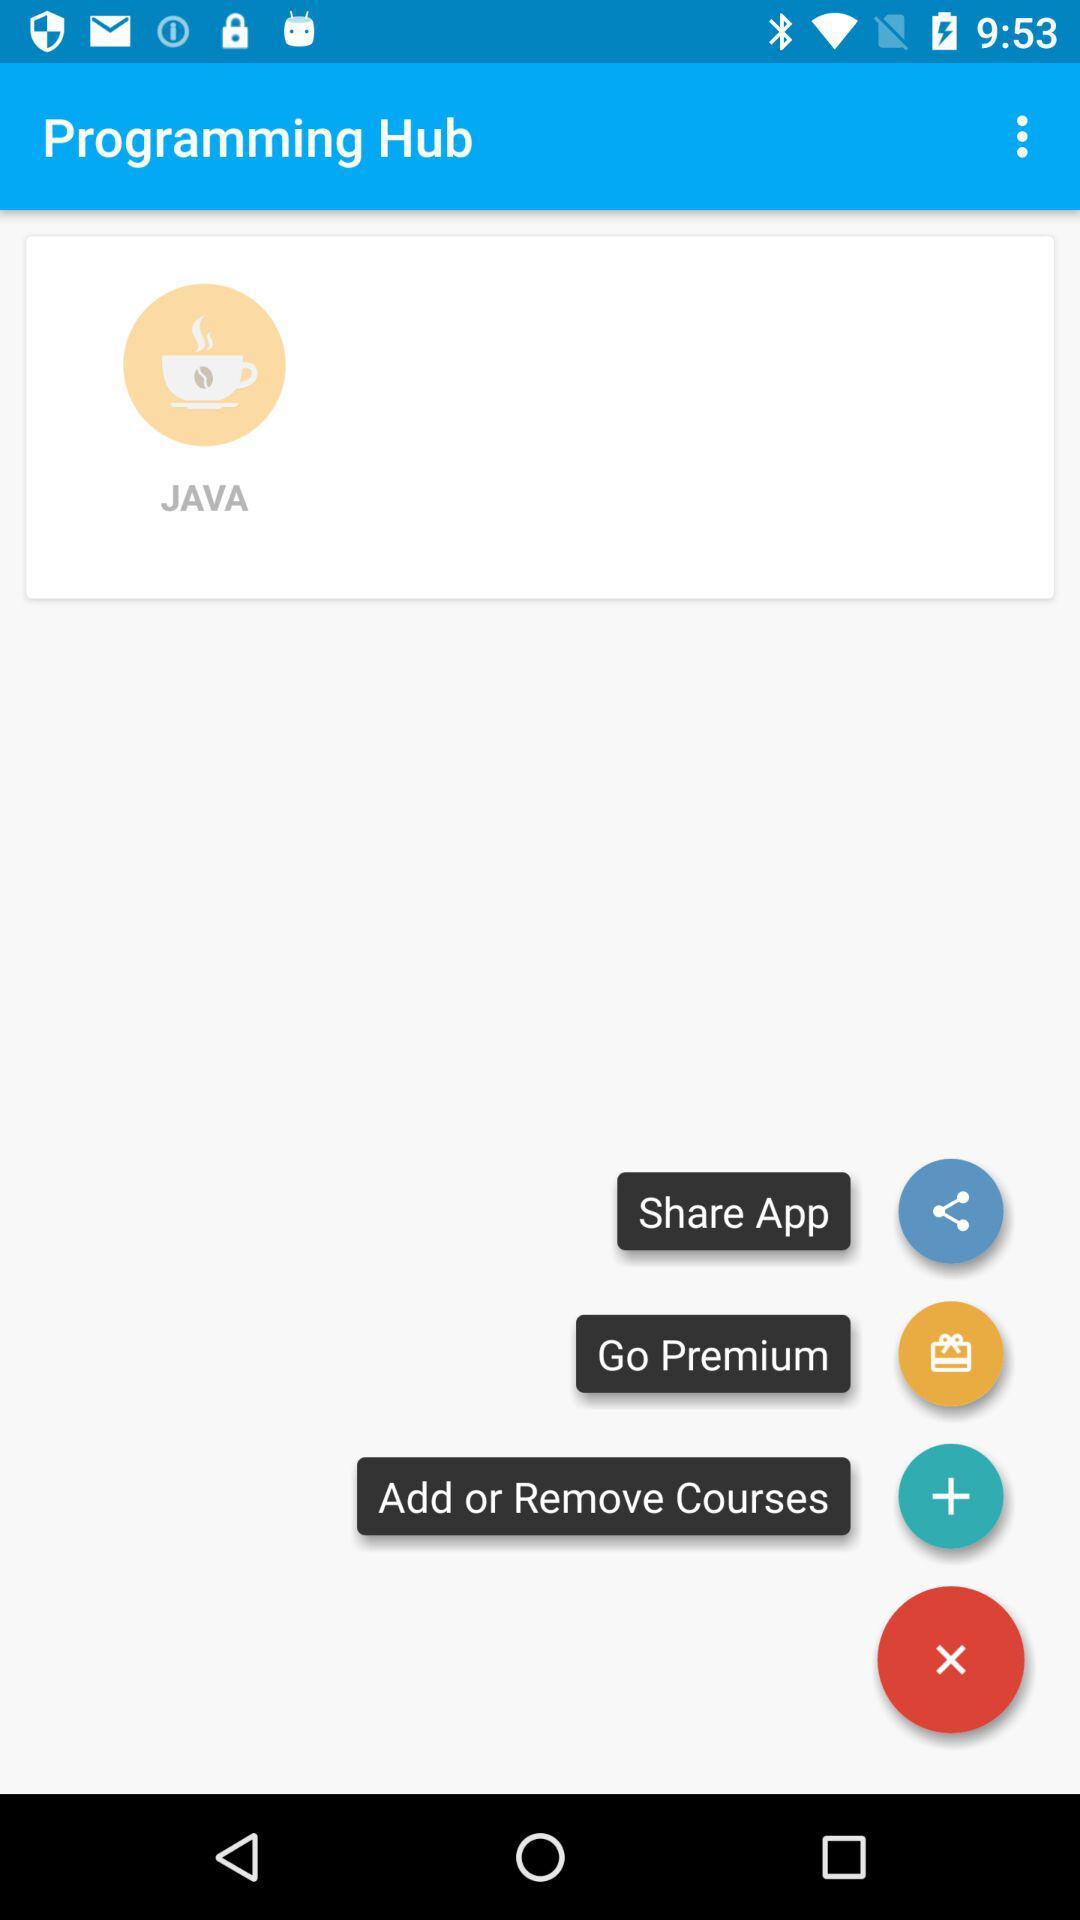  Describe the element at coordinates (733, 1210) in the screenshot. I see `the item above the go premium icon` at that location.